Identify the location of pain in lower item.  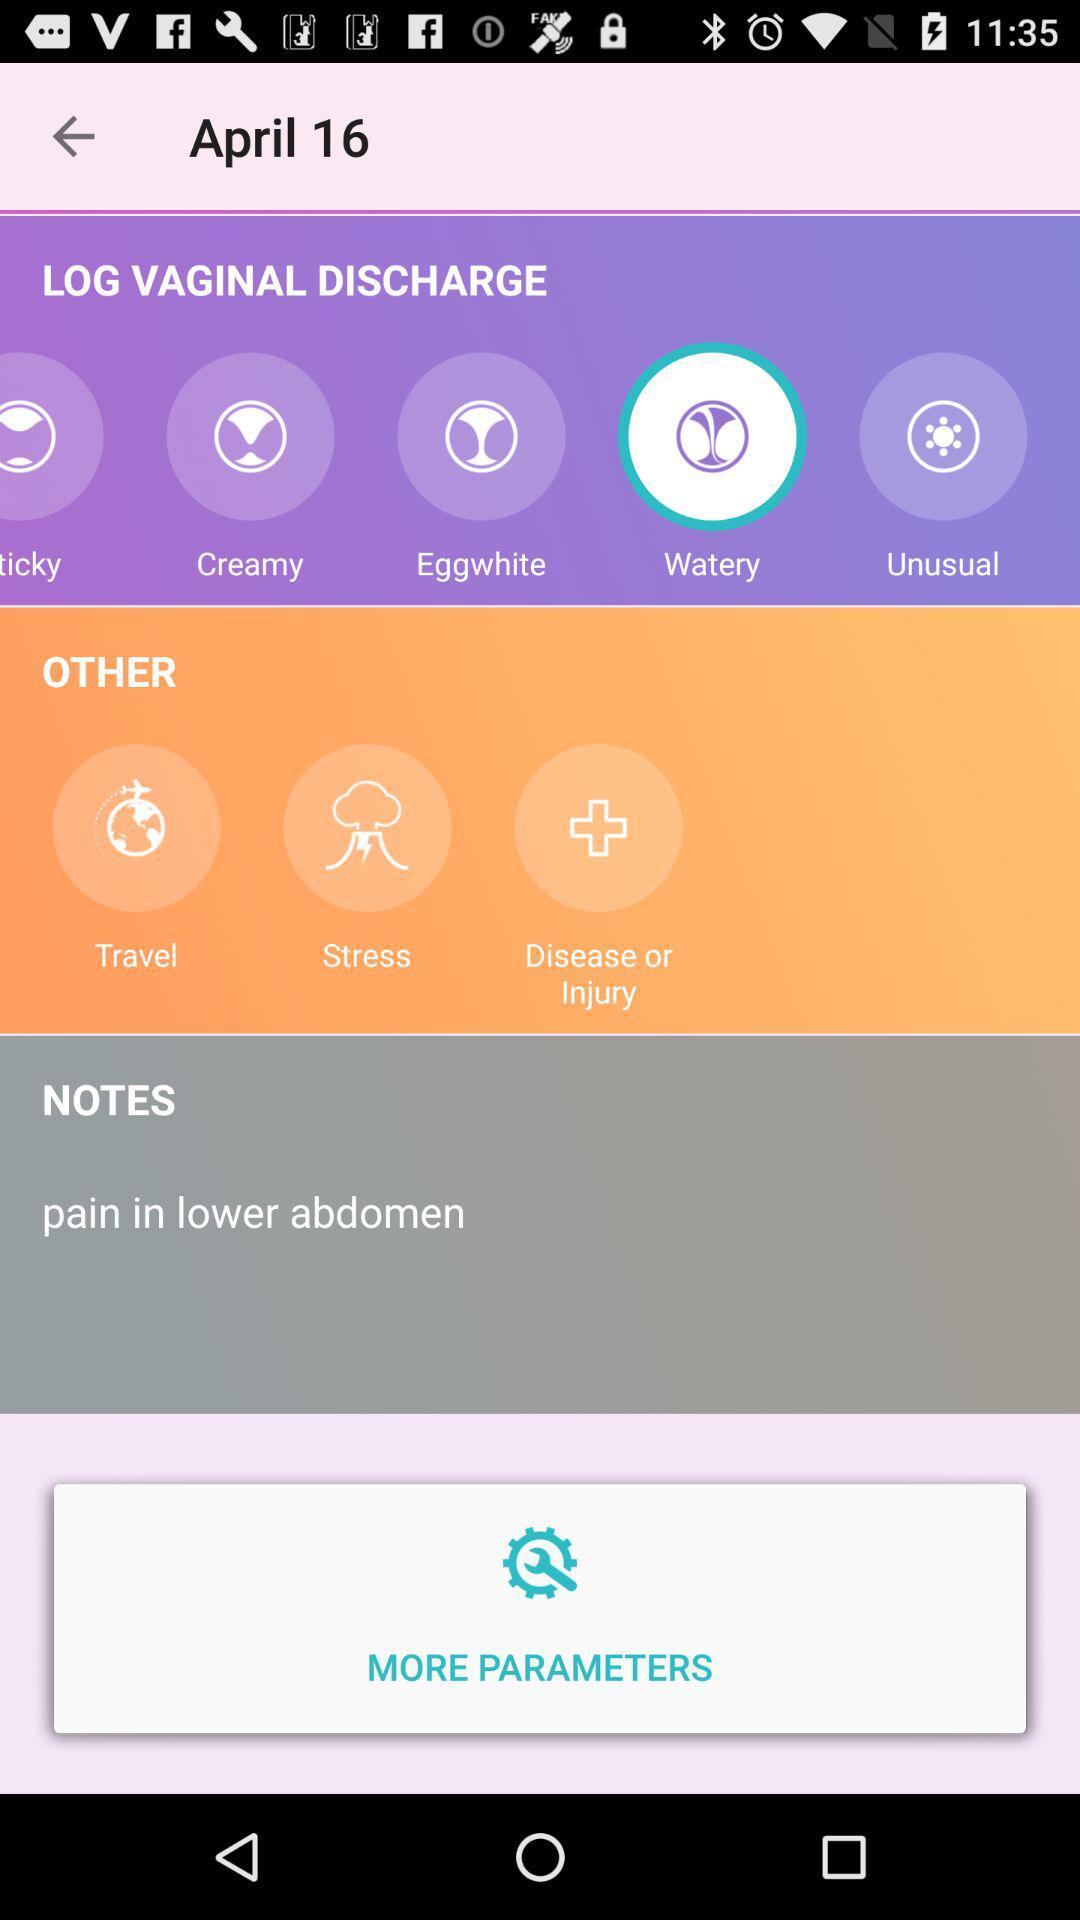
(540, 1231).